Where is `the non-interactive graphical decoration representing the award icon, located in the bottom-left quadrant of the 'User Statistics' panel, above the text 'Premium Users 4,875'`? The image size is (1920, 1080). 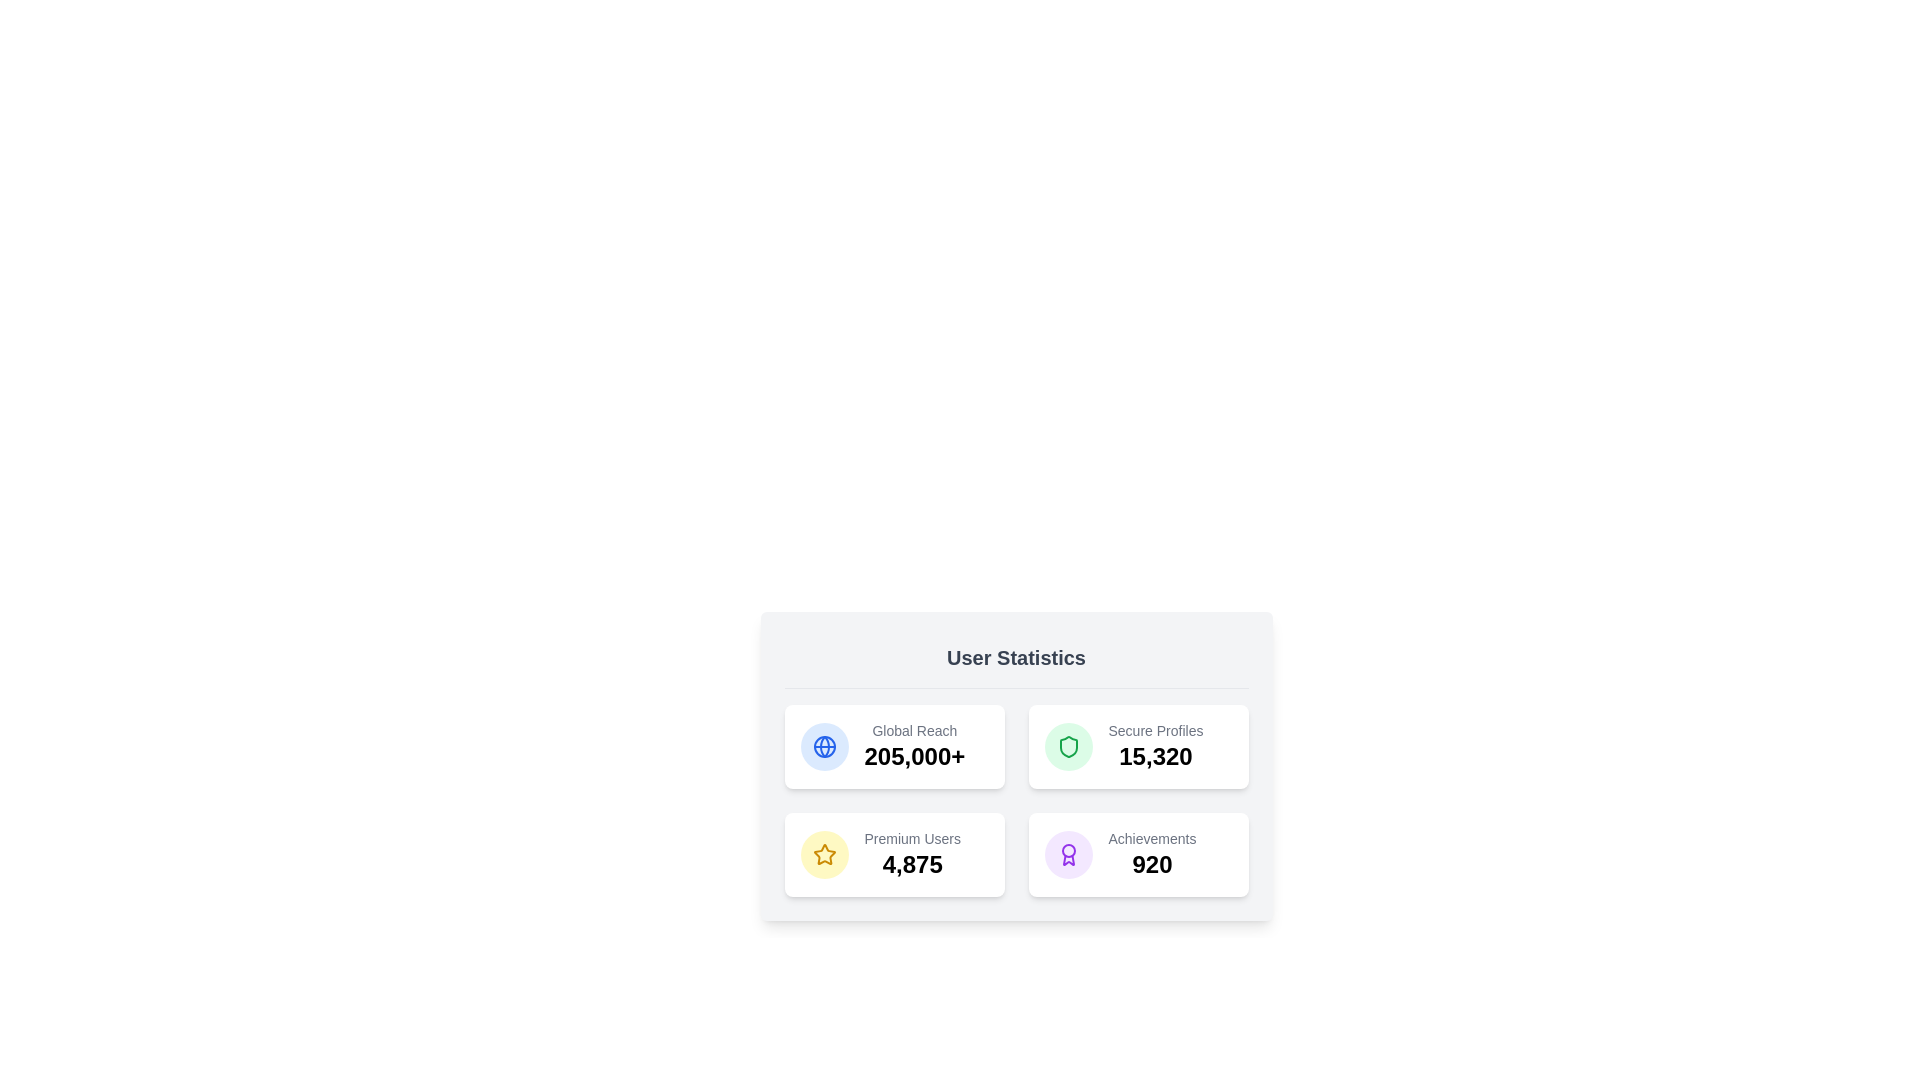
the non-interactive graphical decoration representing the award icon, located in the bottom-left quadrant of the 'User Statistics' panel, above the text 'Premium Users 4,875' is located at coordinates (1067, 859).